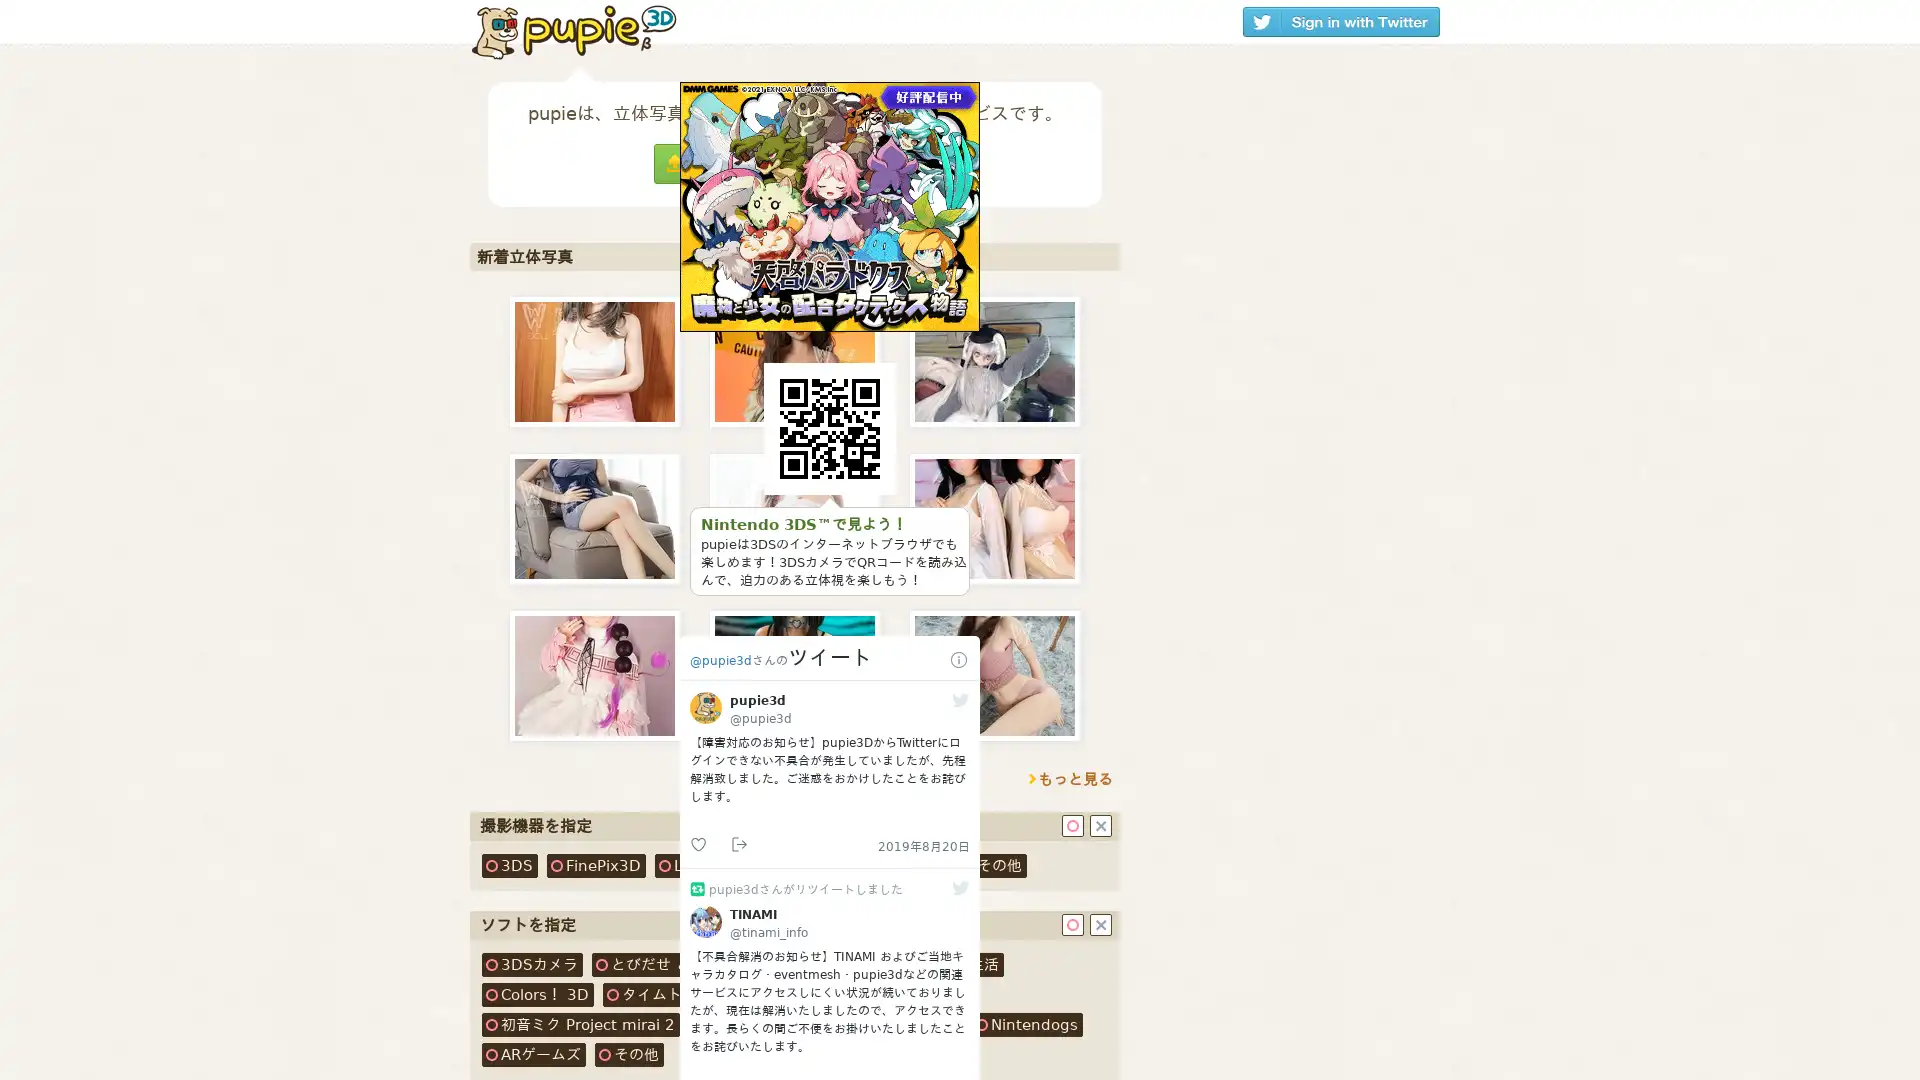 The image size is (1920, 1080). I want to click on EVO3D, so click(909, 865).